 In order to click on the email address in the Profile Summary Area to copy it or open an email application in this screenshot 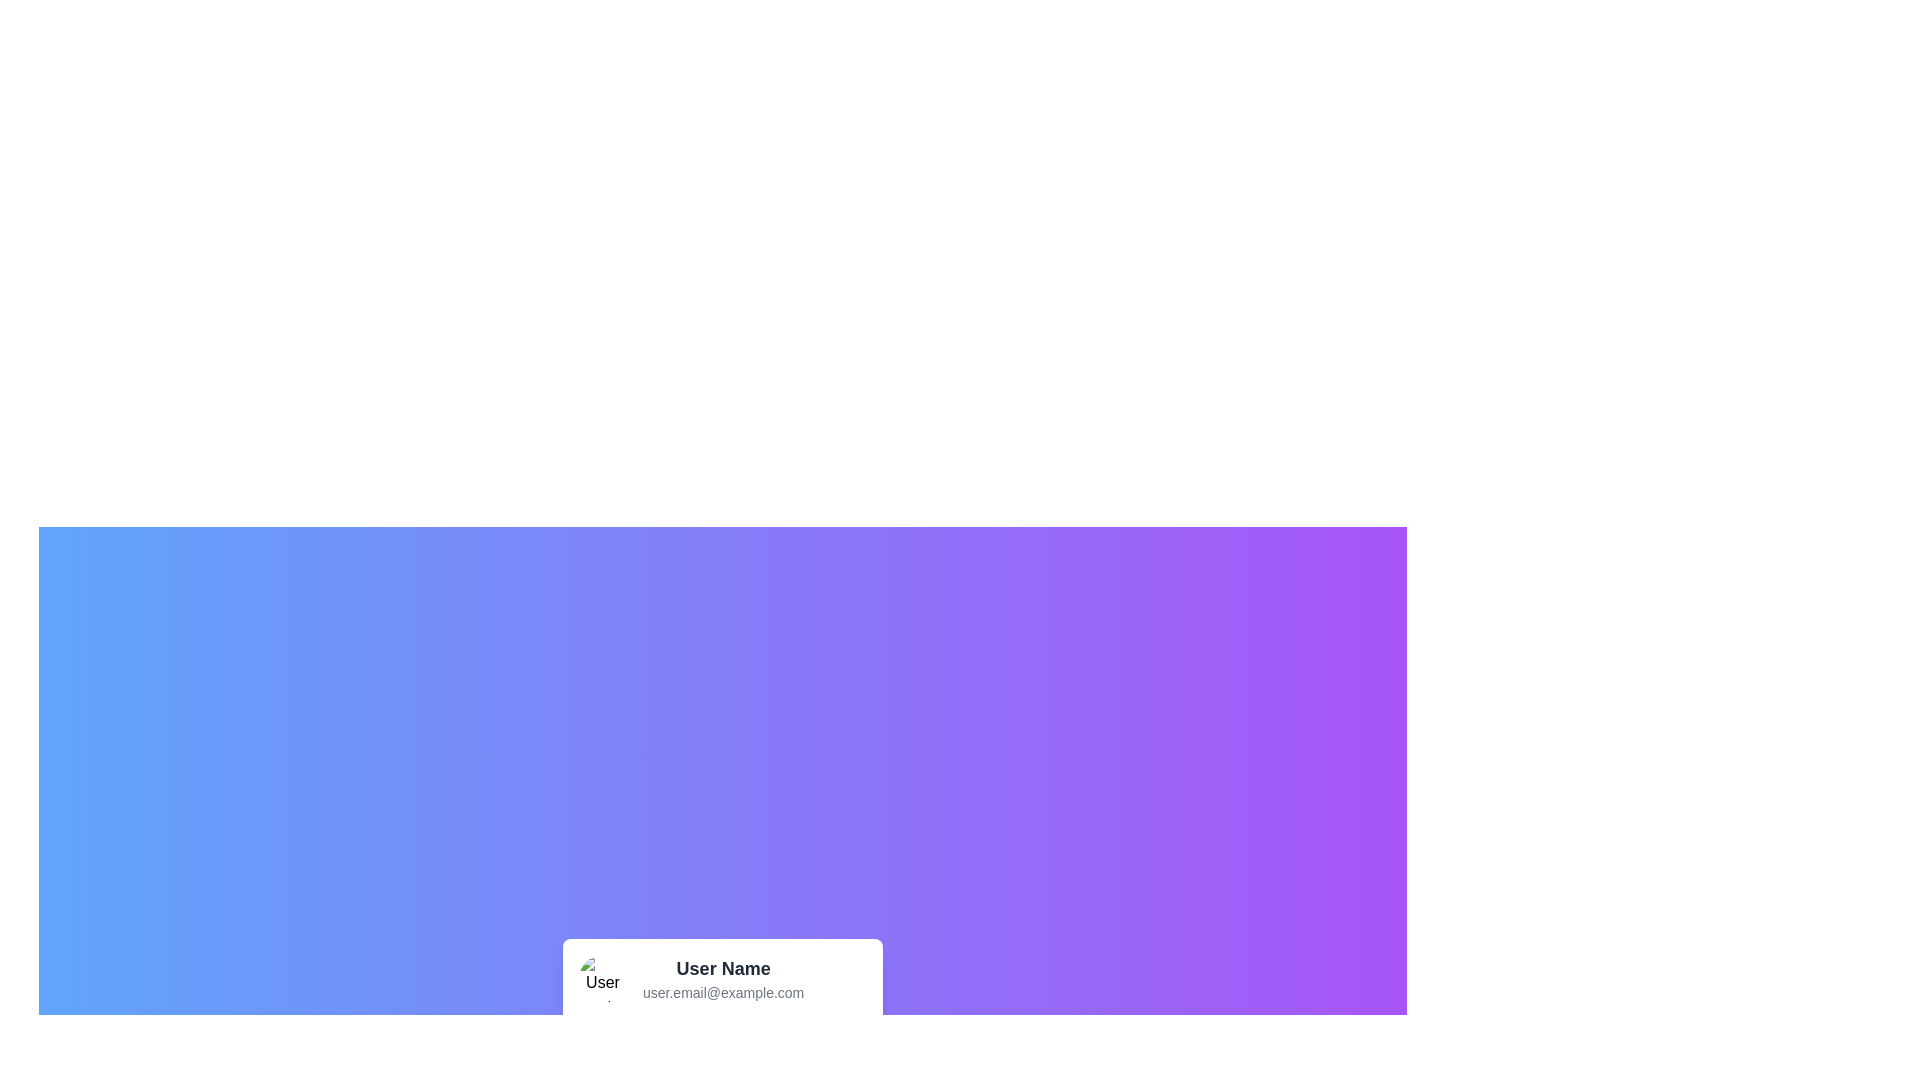, I will do `click(722, 978)`.